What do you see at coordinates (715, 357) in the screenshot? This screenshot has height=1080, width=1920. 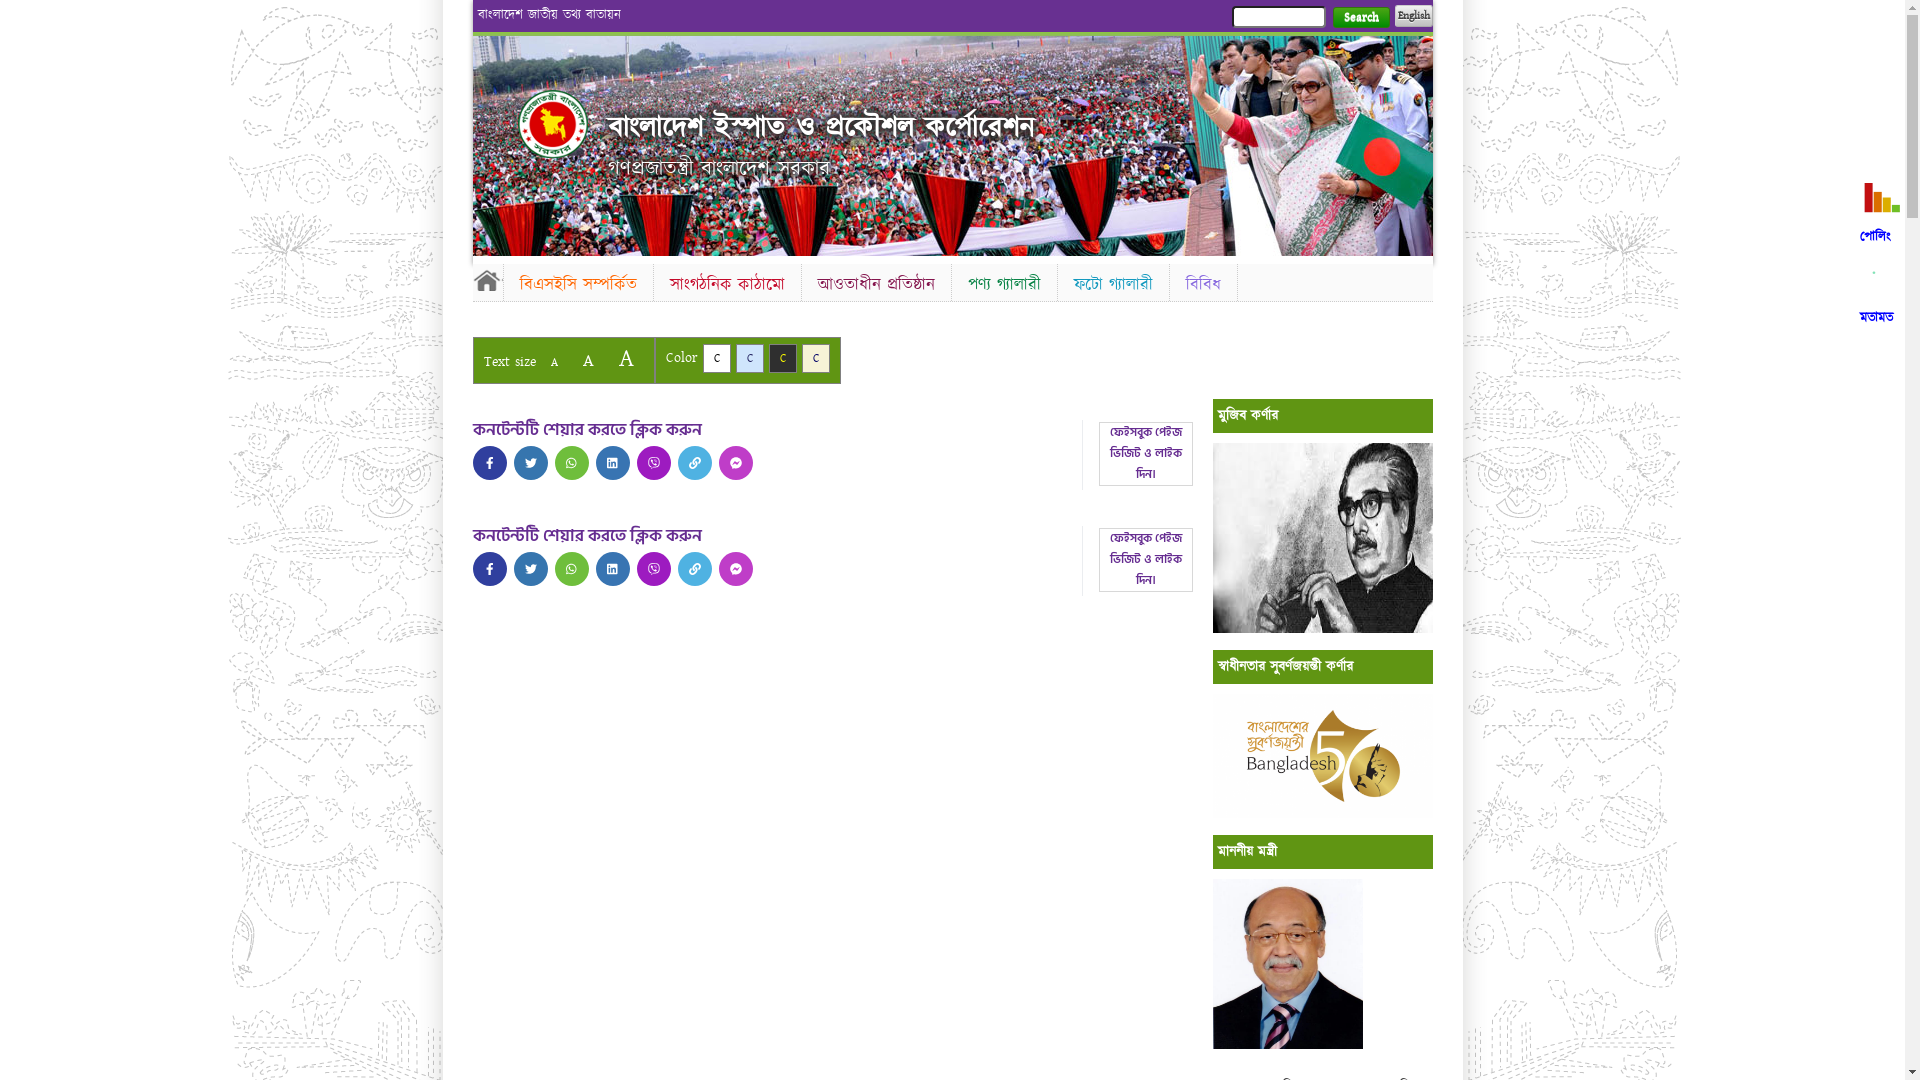 I see `'C'` at bounding box center [715, 357].